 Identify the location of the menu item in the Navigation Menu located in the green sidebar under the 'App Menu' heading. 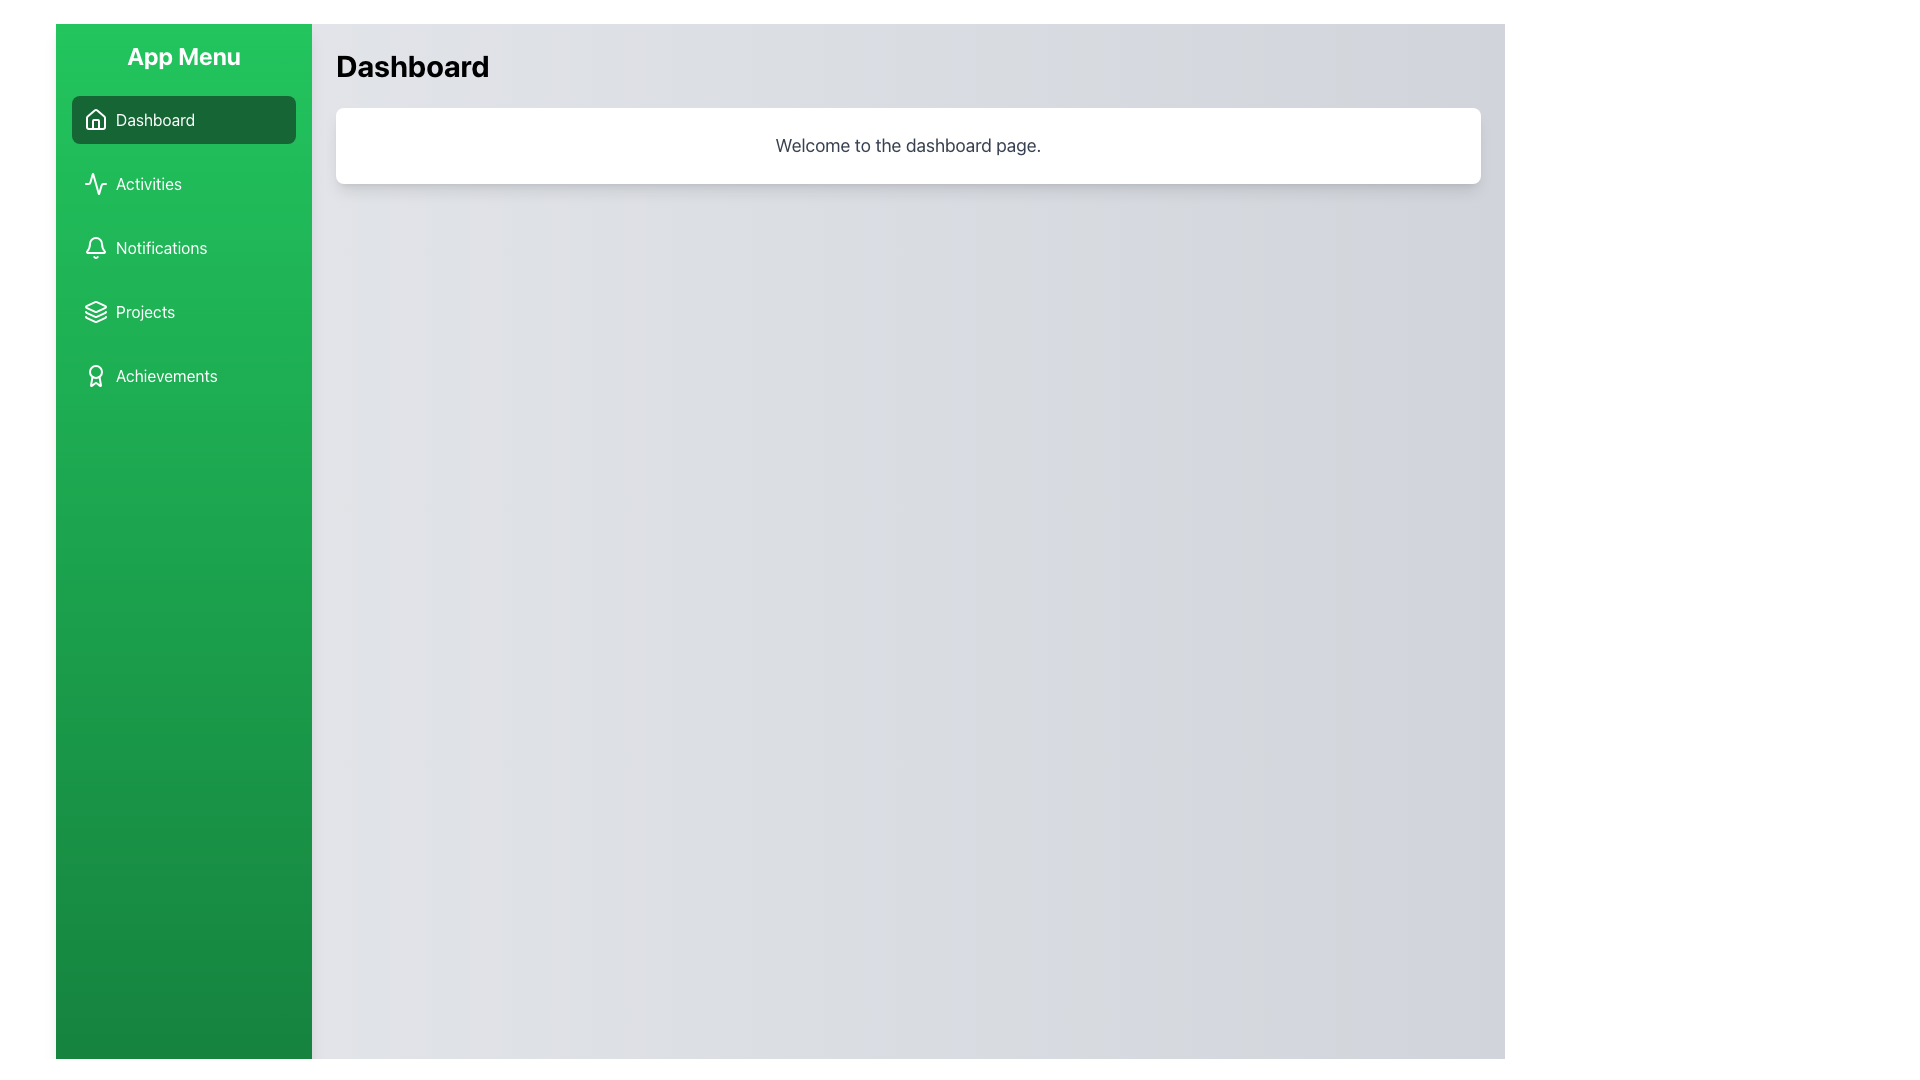
(183, 246).